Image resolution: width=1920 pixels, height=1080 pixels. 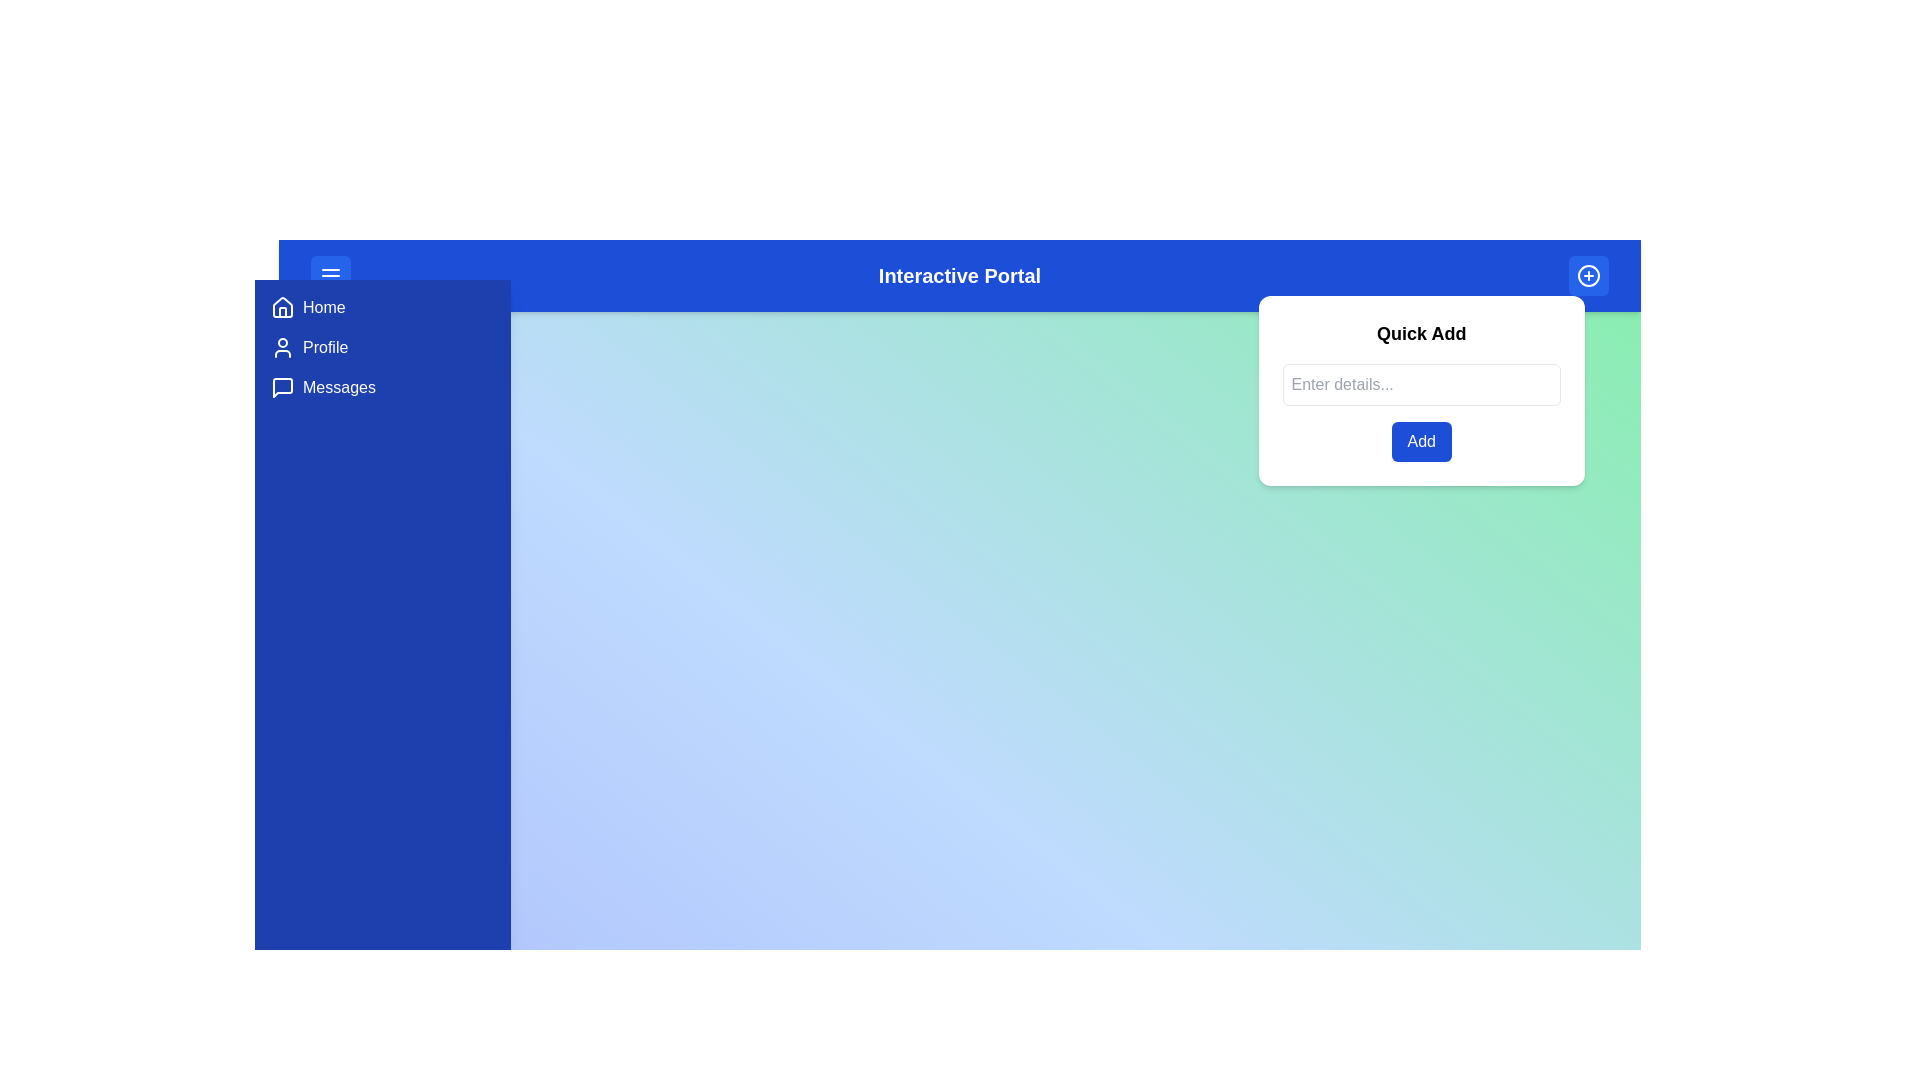 What do you see at coordinates (331, 276) in the screenshot?
I see `the menu button in the top-left corner of the app bar to toggle the visibility of the side navigation bar` at bounding box center [331, 276].